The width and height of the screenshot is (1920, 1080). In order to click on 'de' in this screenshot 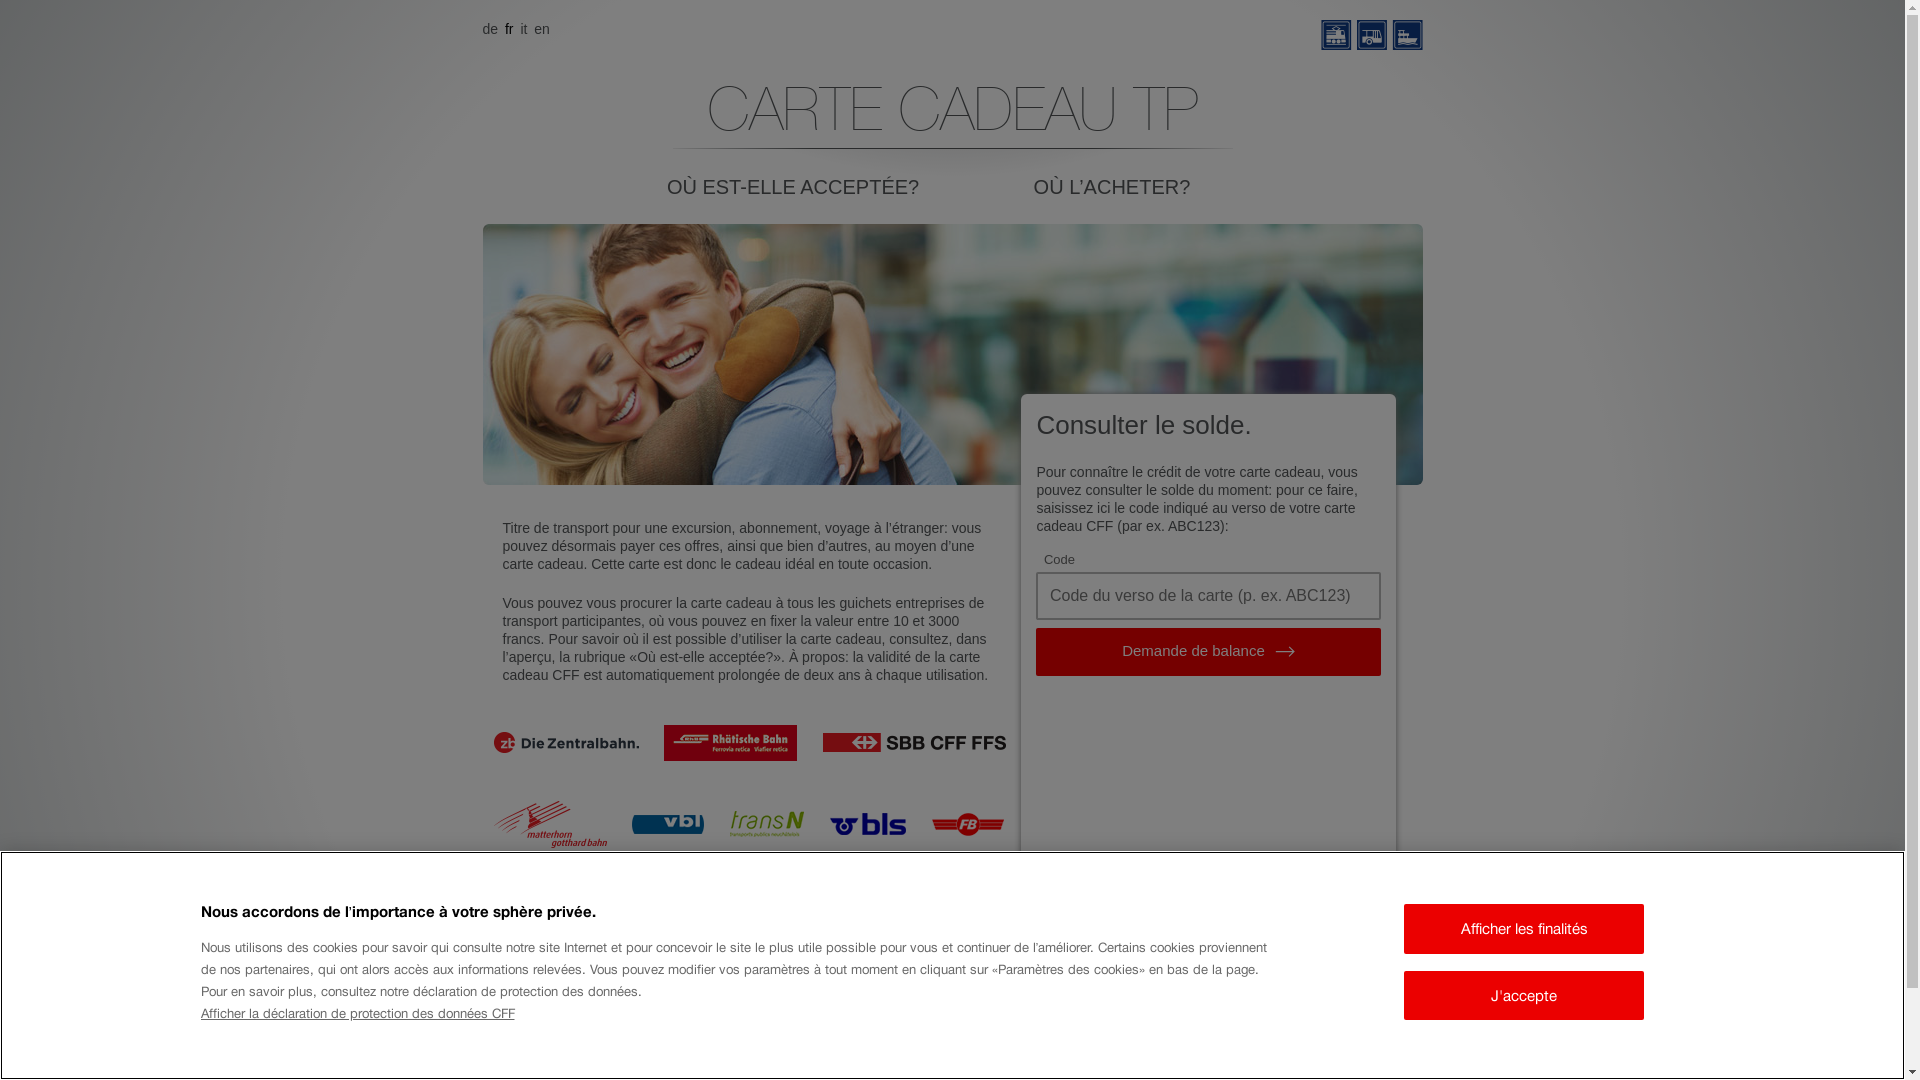, I will do `click(481, 29)`.